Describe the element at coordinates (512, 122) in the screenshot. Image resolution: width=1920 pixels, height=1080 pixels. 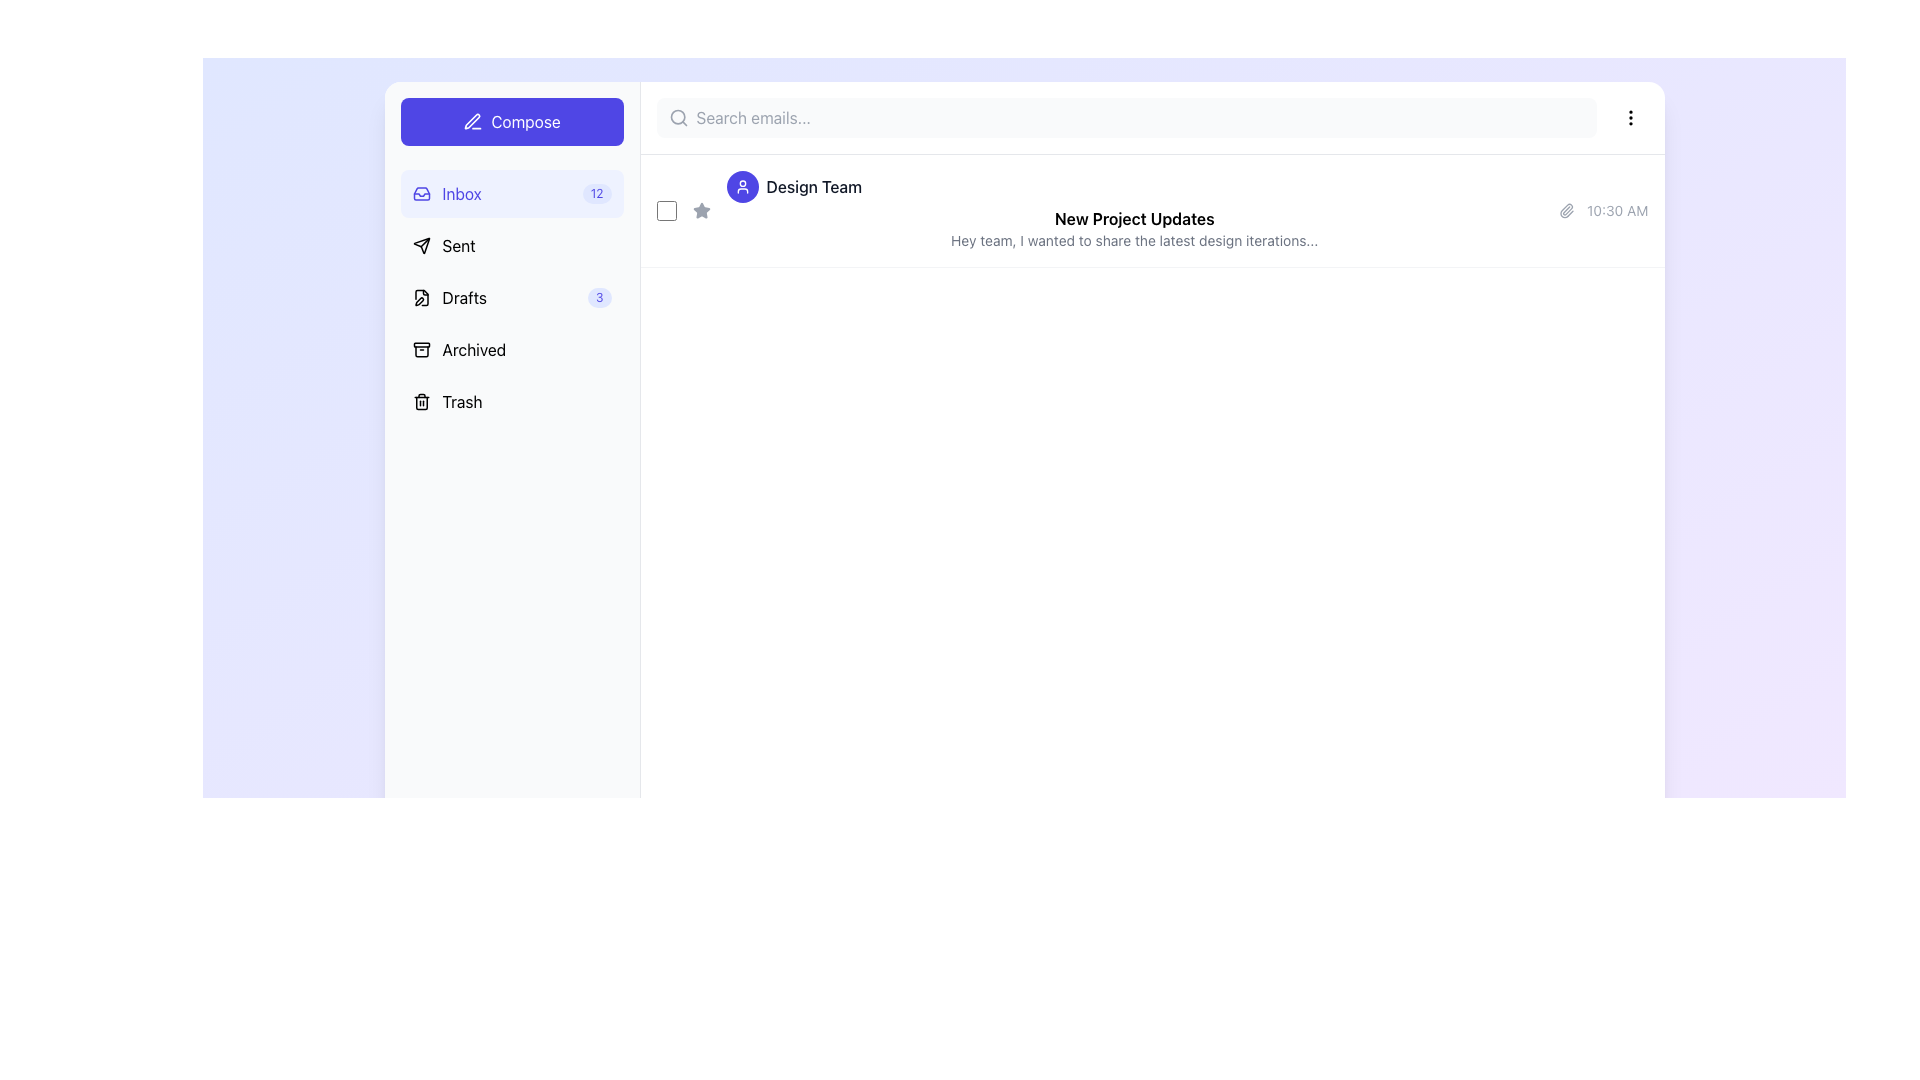
I see `the 'Compose' button located at the top of the vertical menu on the left side of the interface to initiate composing a new email` at that location.